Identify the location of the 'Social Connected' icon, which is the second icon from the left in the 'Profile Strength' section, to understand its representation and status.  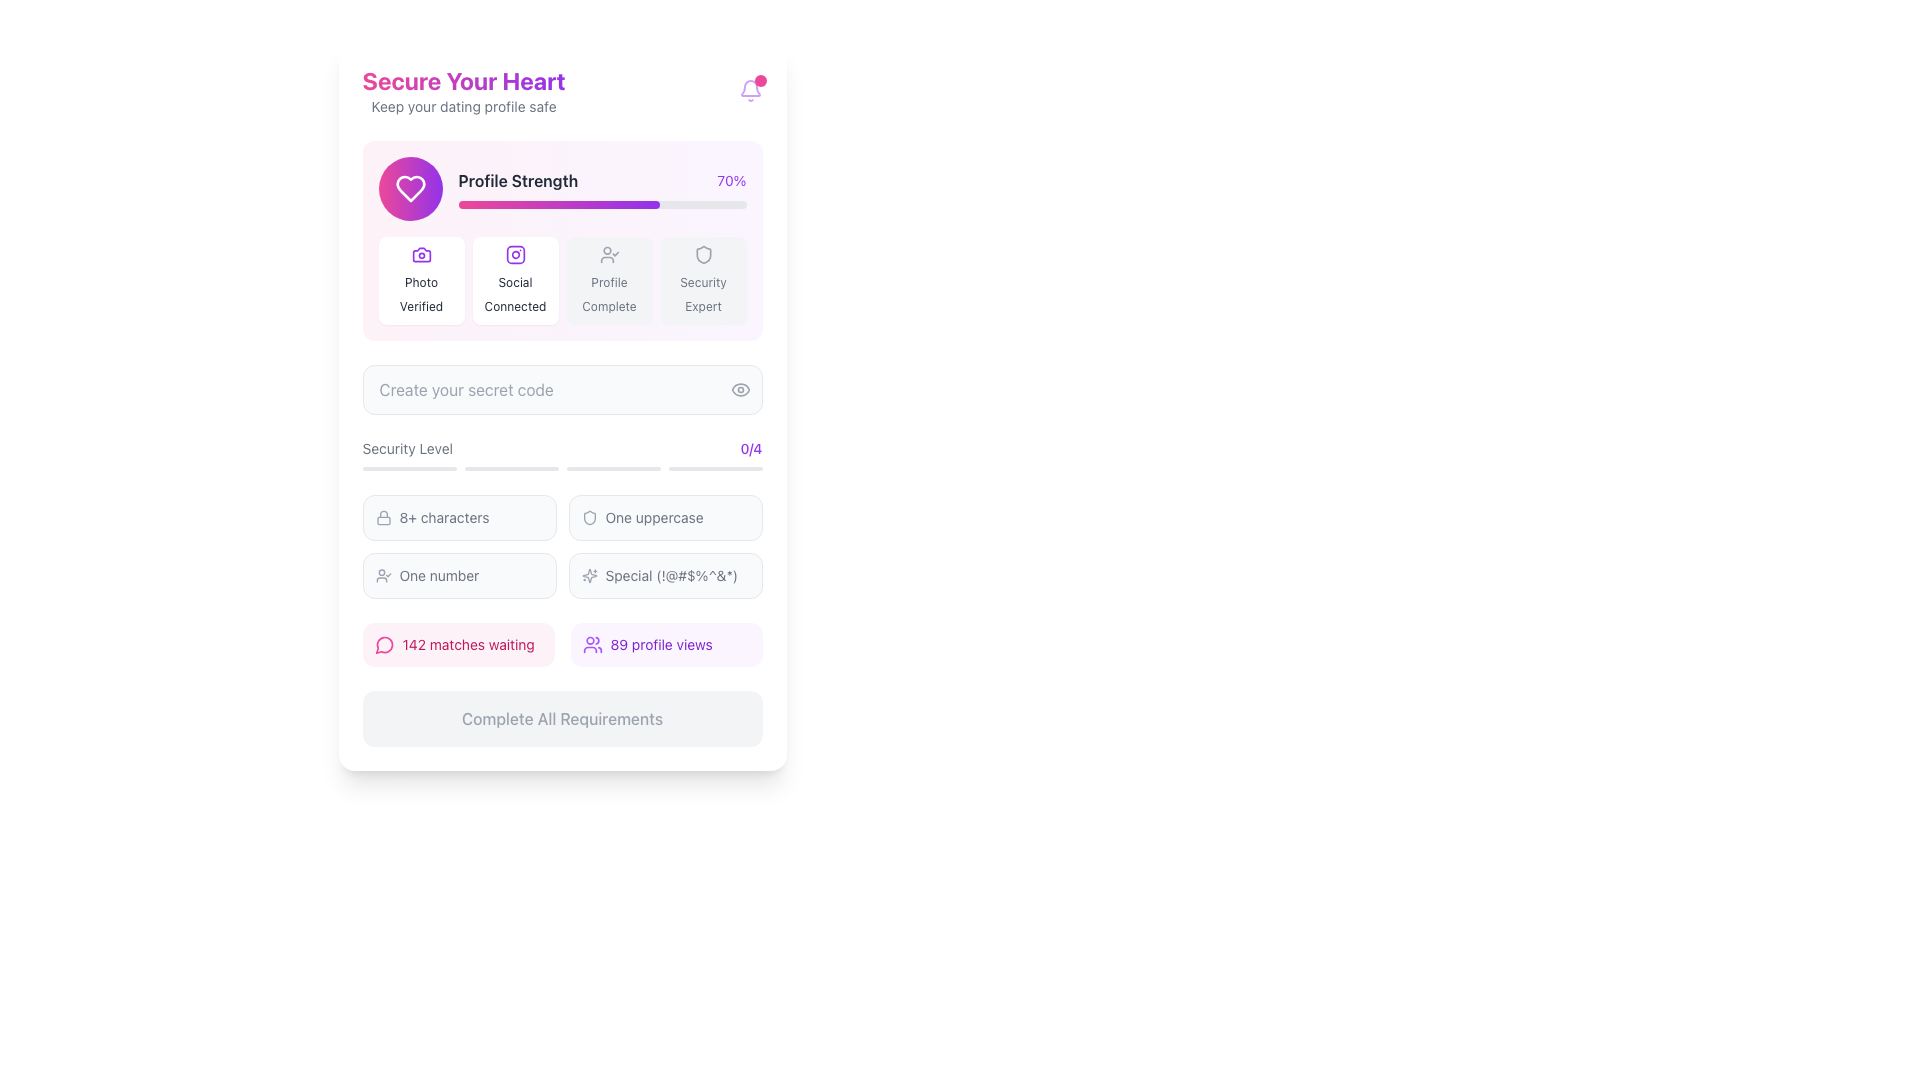
(515, 253).